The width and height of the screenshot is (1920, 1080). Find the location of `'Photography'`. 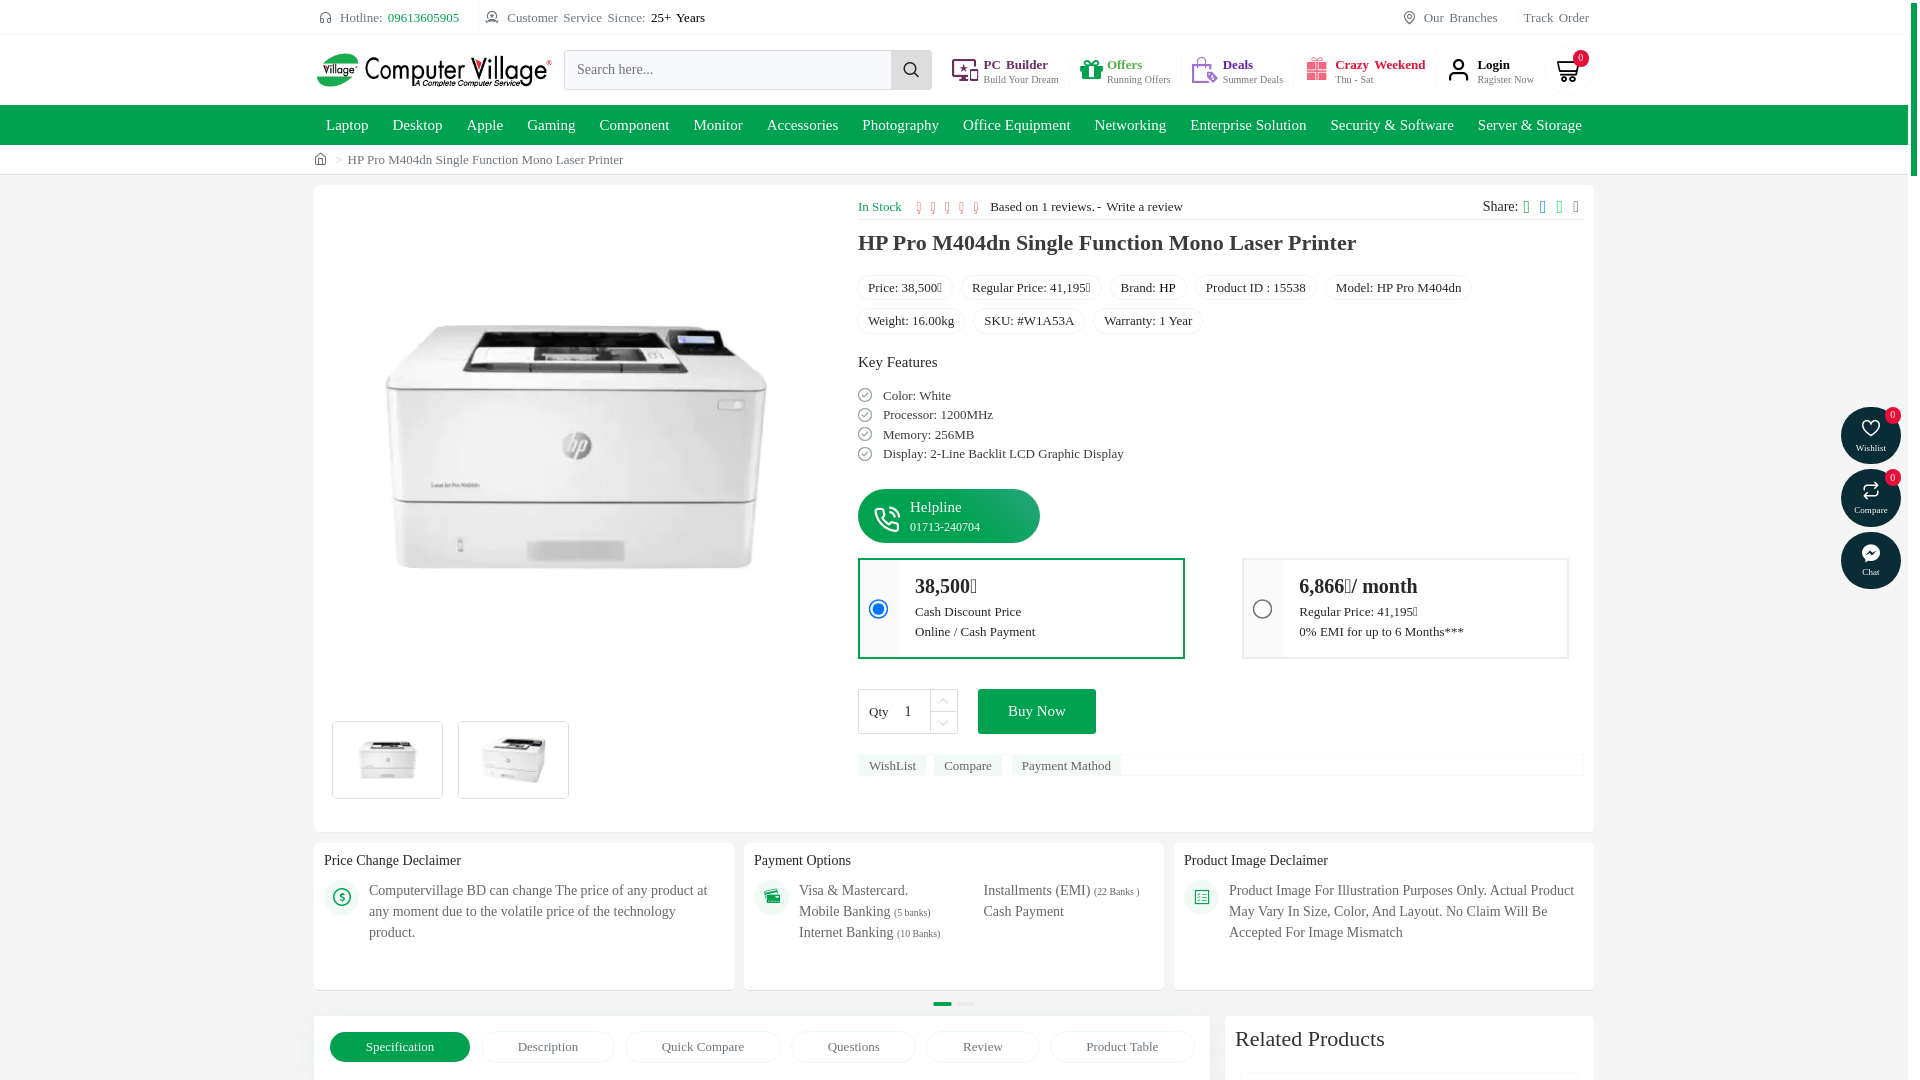

'Photography' is located at coordinates (899, 124).